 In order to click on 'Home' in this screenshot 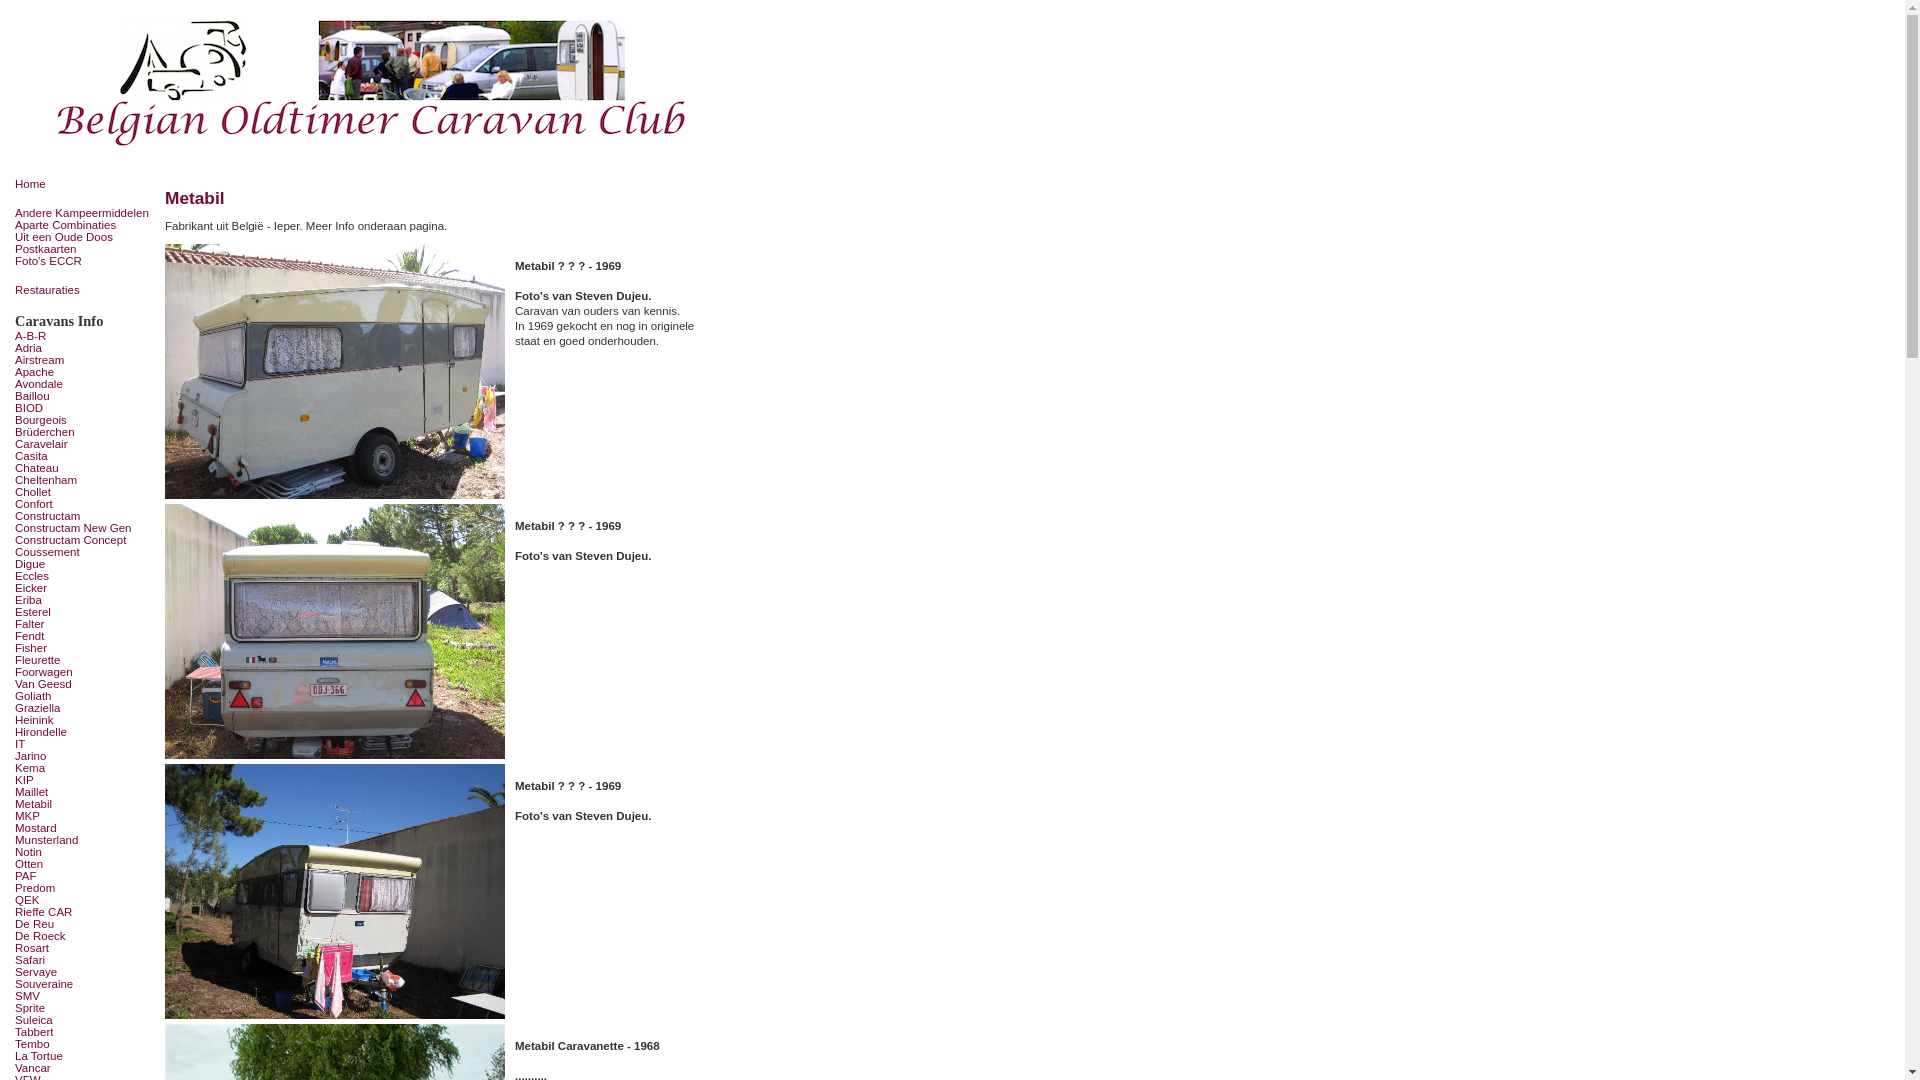, I will do `click(84, 184)`.